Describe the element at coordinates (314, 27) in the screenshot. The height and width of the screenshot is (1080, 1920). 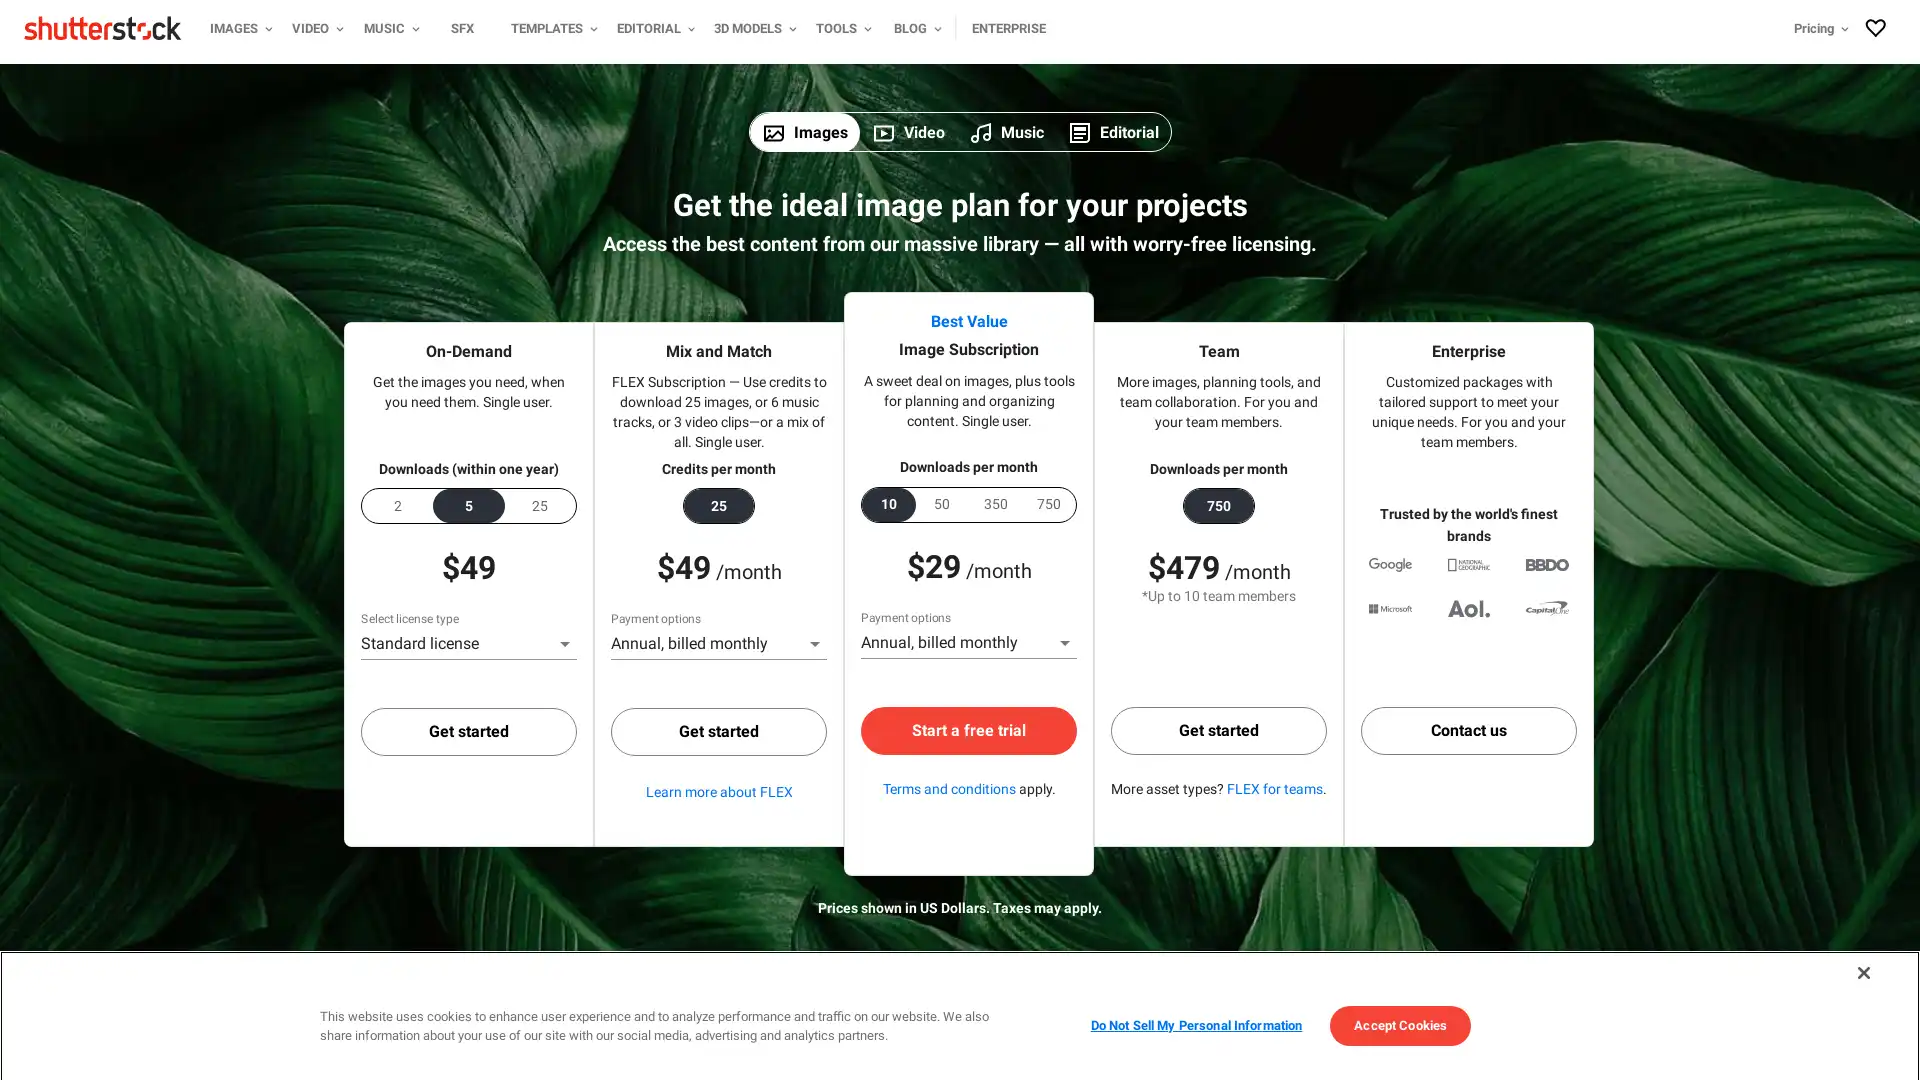
I see `Video` at that location.